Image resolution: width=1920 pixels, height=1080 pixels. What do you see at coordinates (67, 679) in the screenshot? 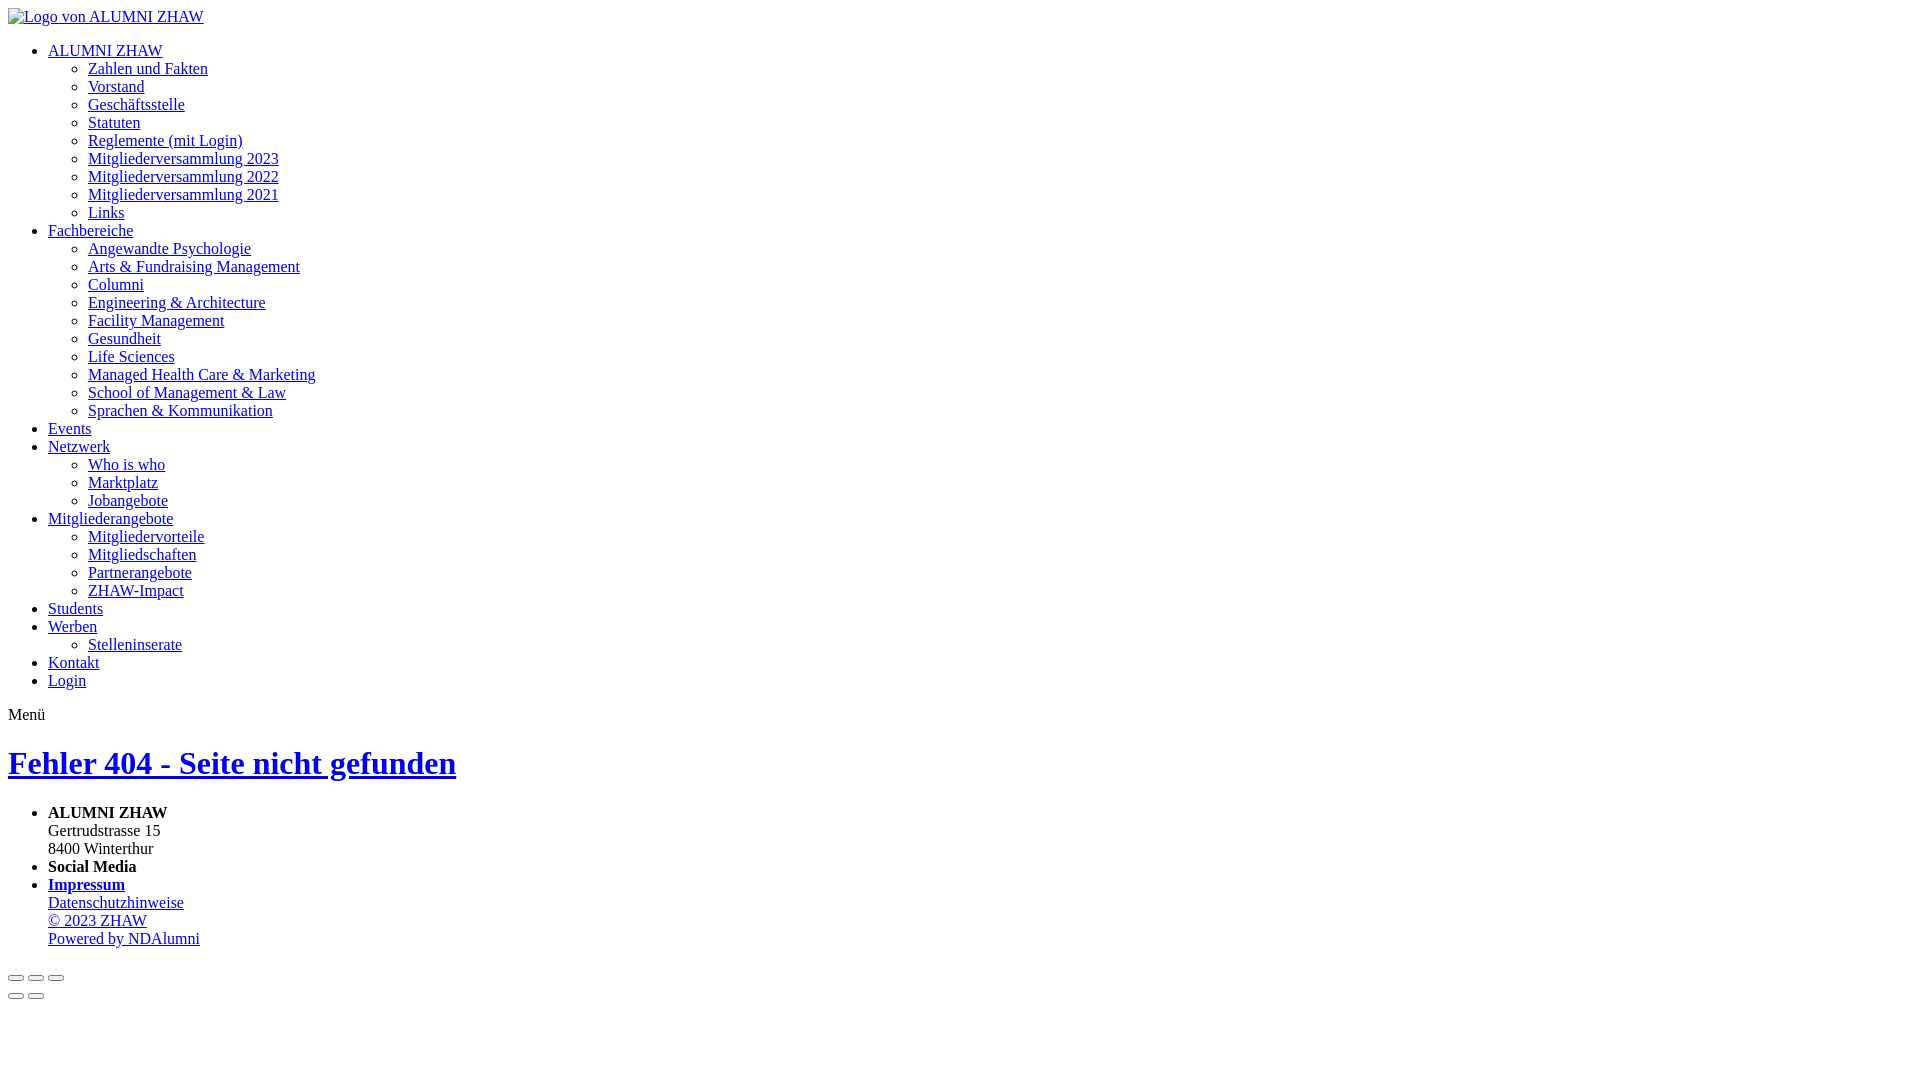
I see `'Login'` at bounding box center [67, 679].